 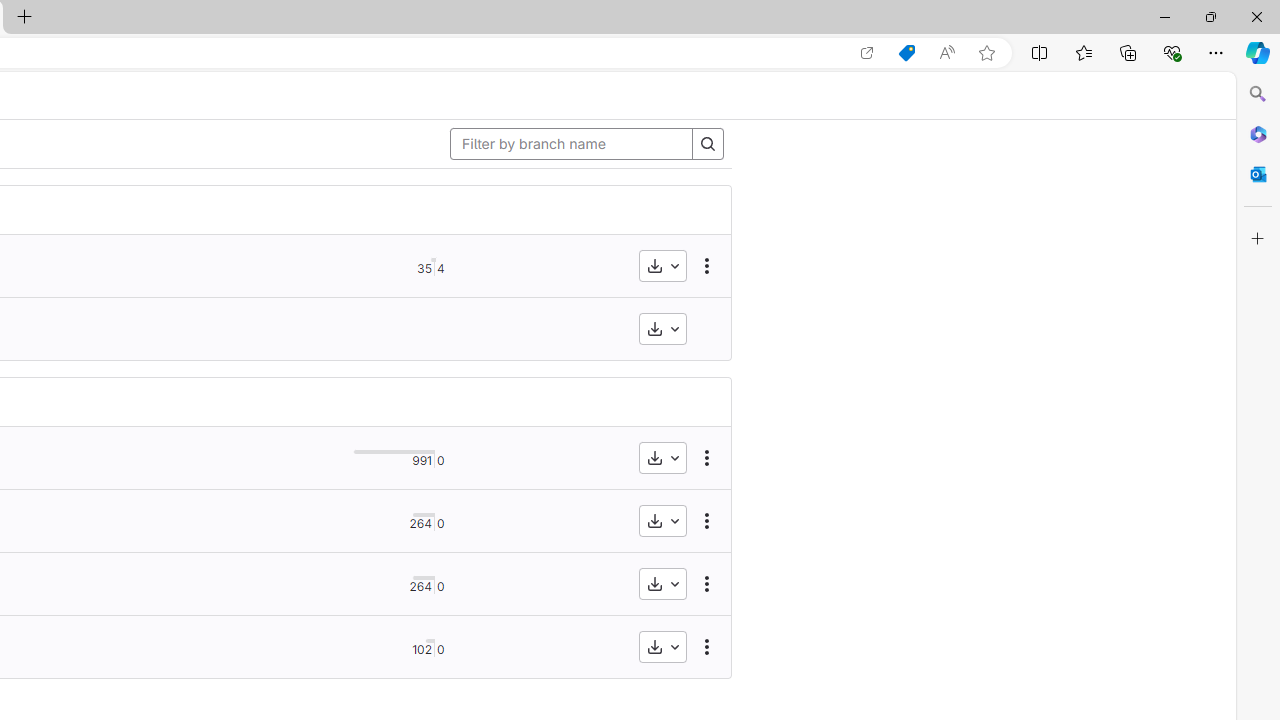 I want to click on 'Split screen', so click(x=1040, y=51).